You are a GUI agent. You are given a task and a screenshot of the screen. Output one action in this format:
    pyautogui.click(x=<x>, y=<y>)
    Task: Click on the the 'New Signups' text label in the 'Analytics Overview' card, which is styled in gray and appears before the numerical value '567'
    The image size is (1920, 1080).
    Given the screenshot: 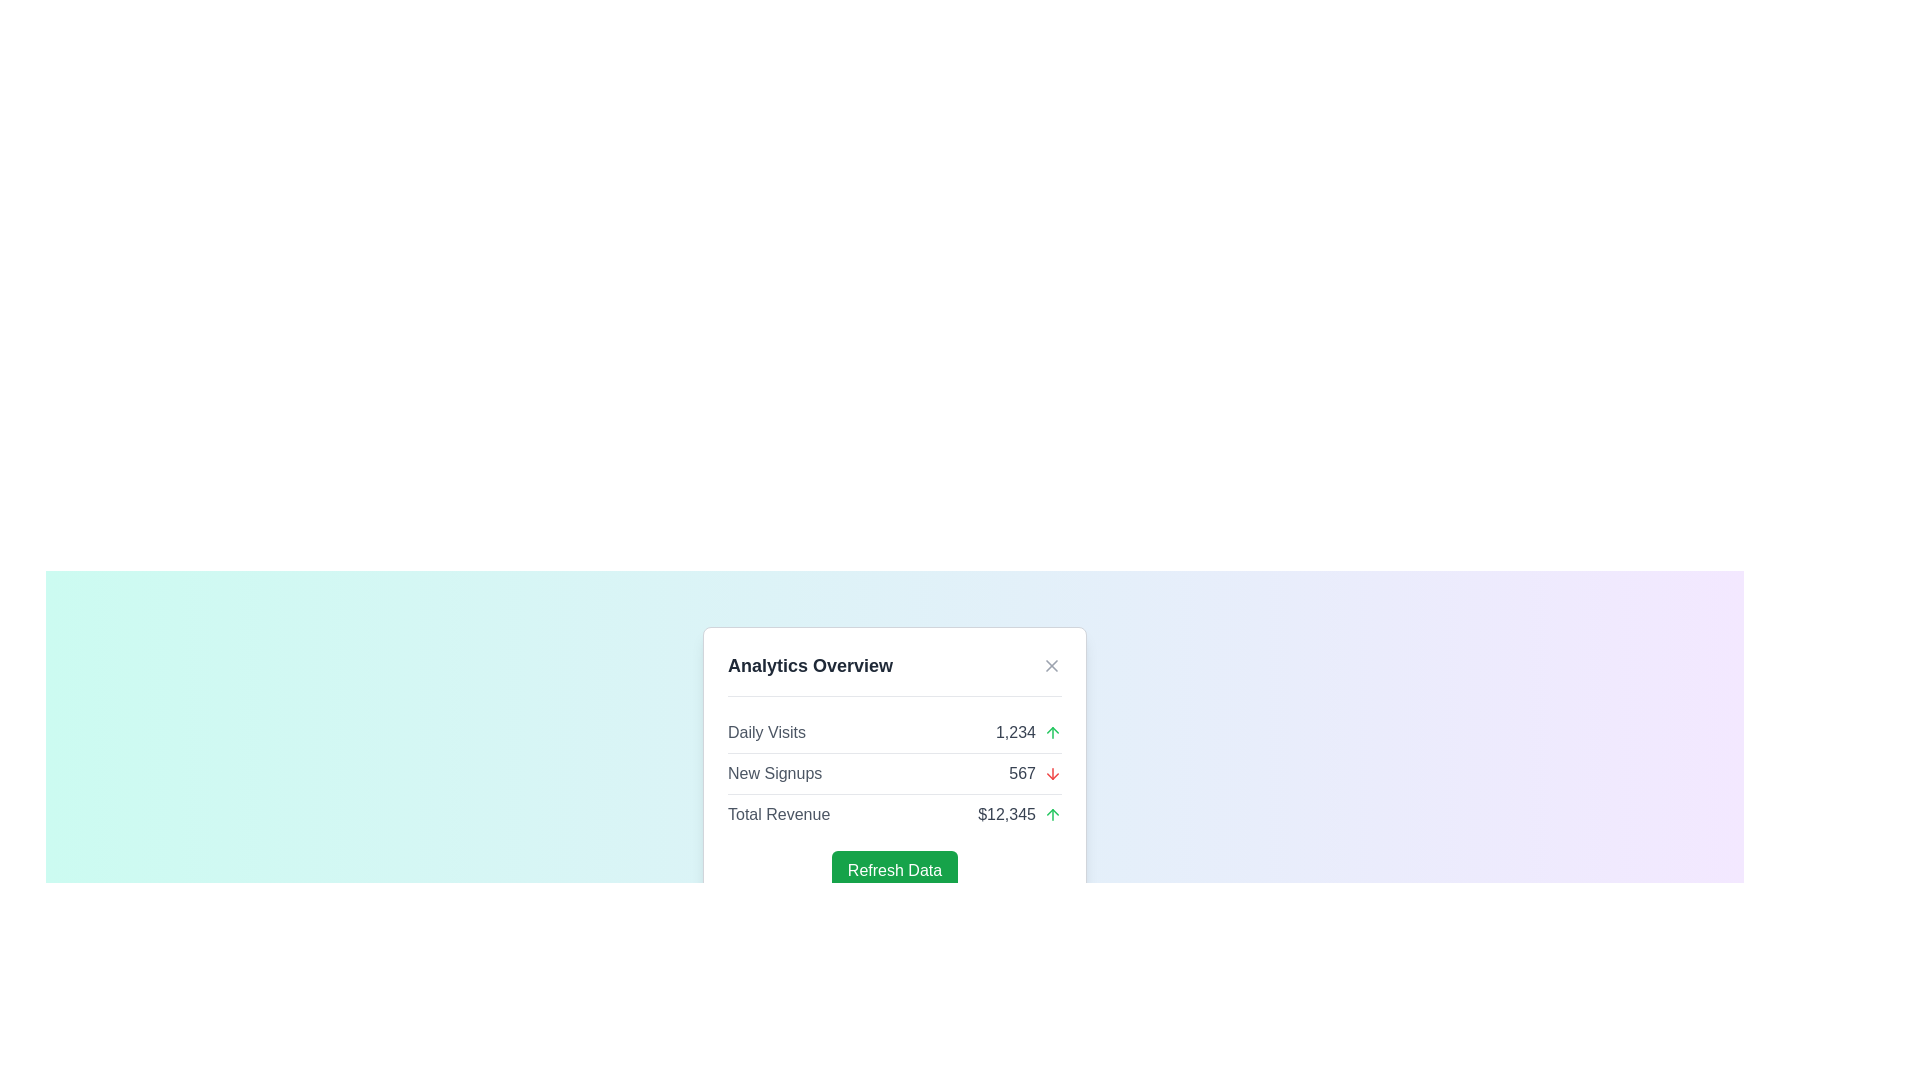 What is the action you would take?
    pyautogui.click(x=774, y=773)
    